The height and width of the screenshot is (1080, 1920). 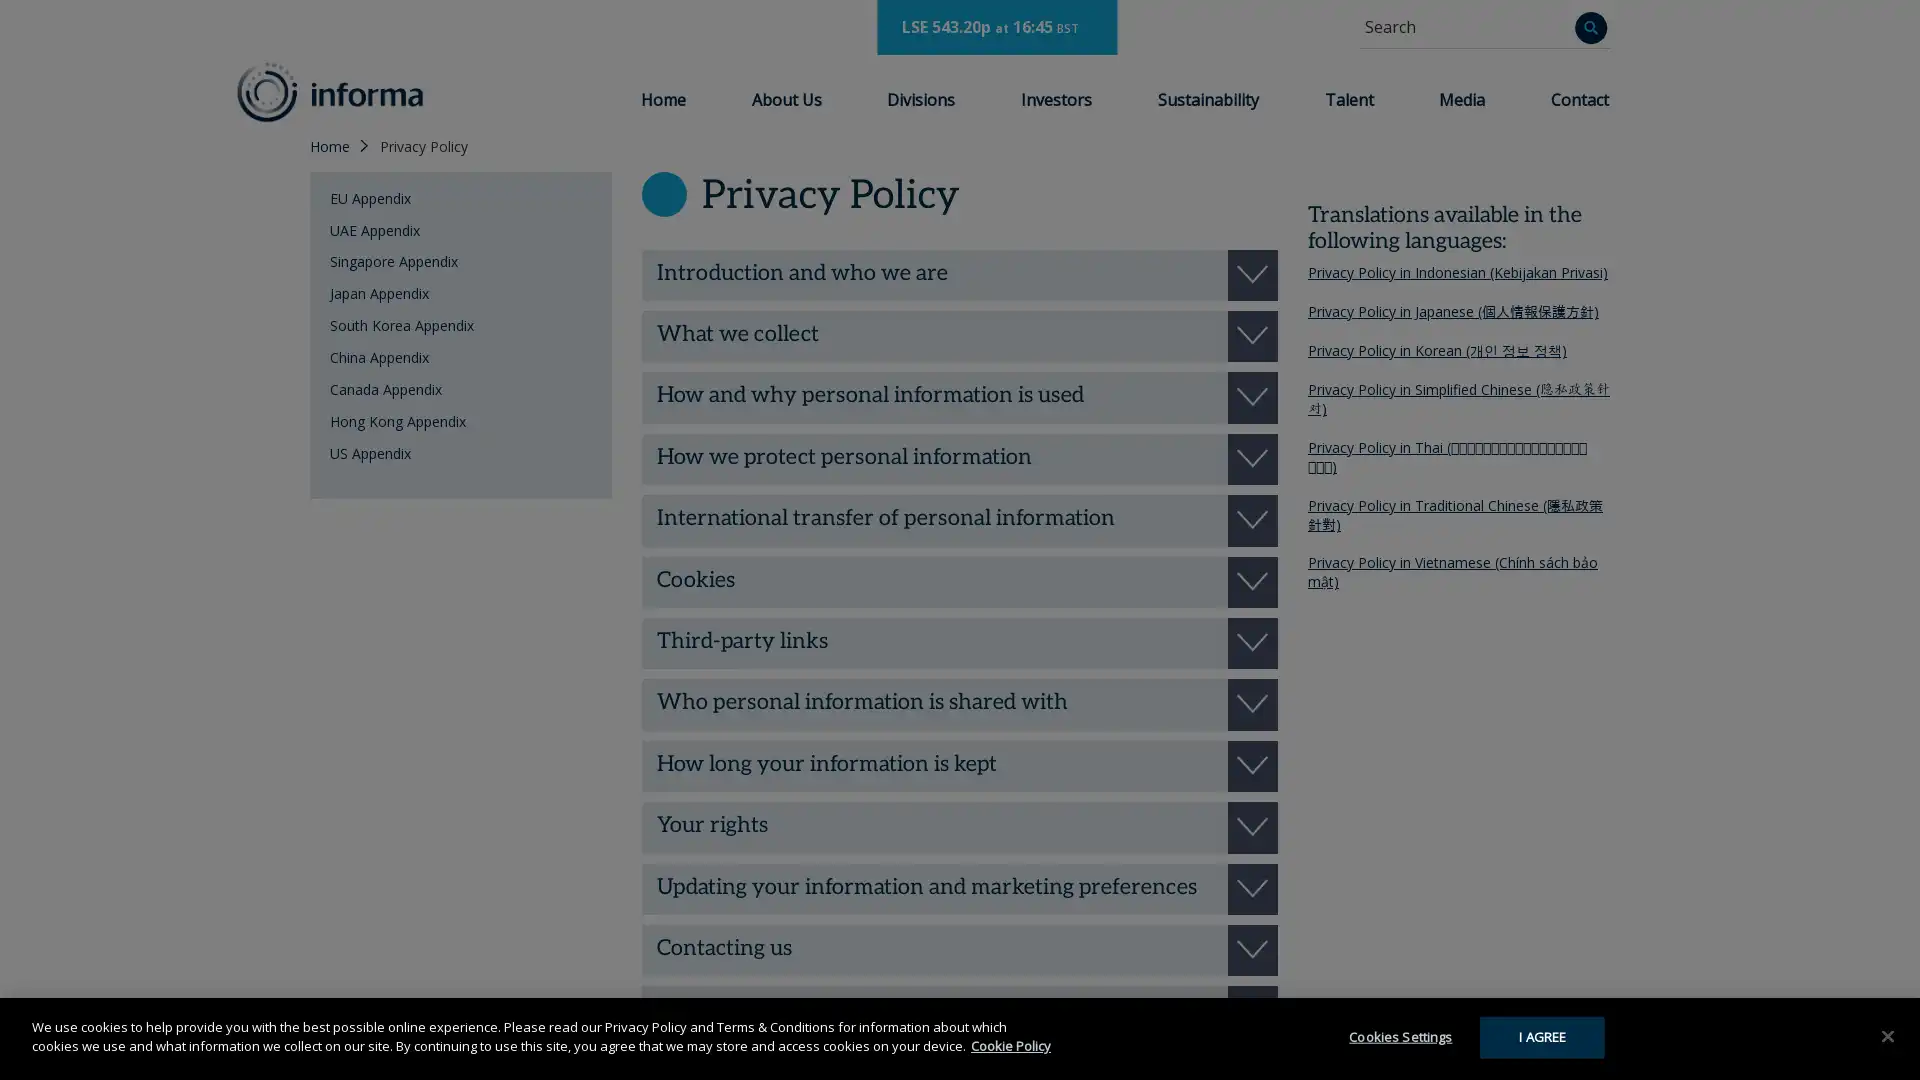 What do you see at coordinates (1886, 1035) in the screenshot?
I see `Close` at bounding box center [1886, 1035].